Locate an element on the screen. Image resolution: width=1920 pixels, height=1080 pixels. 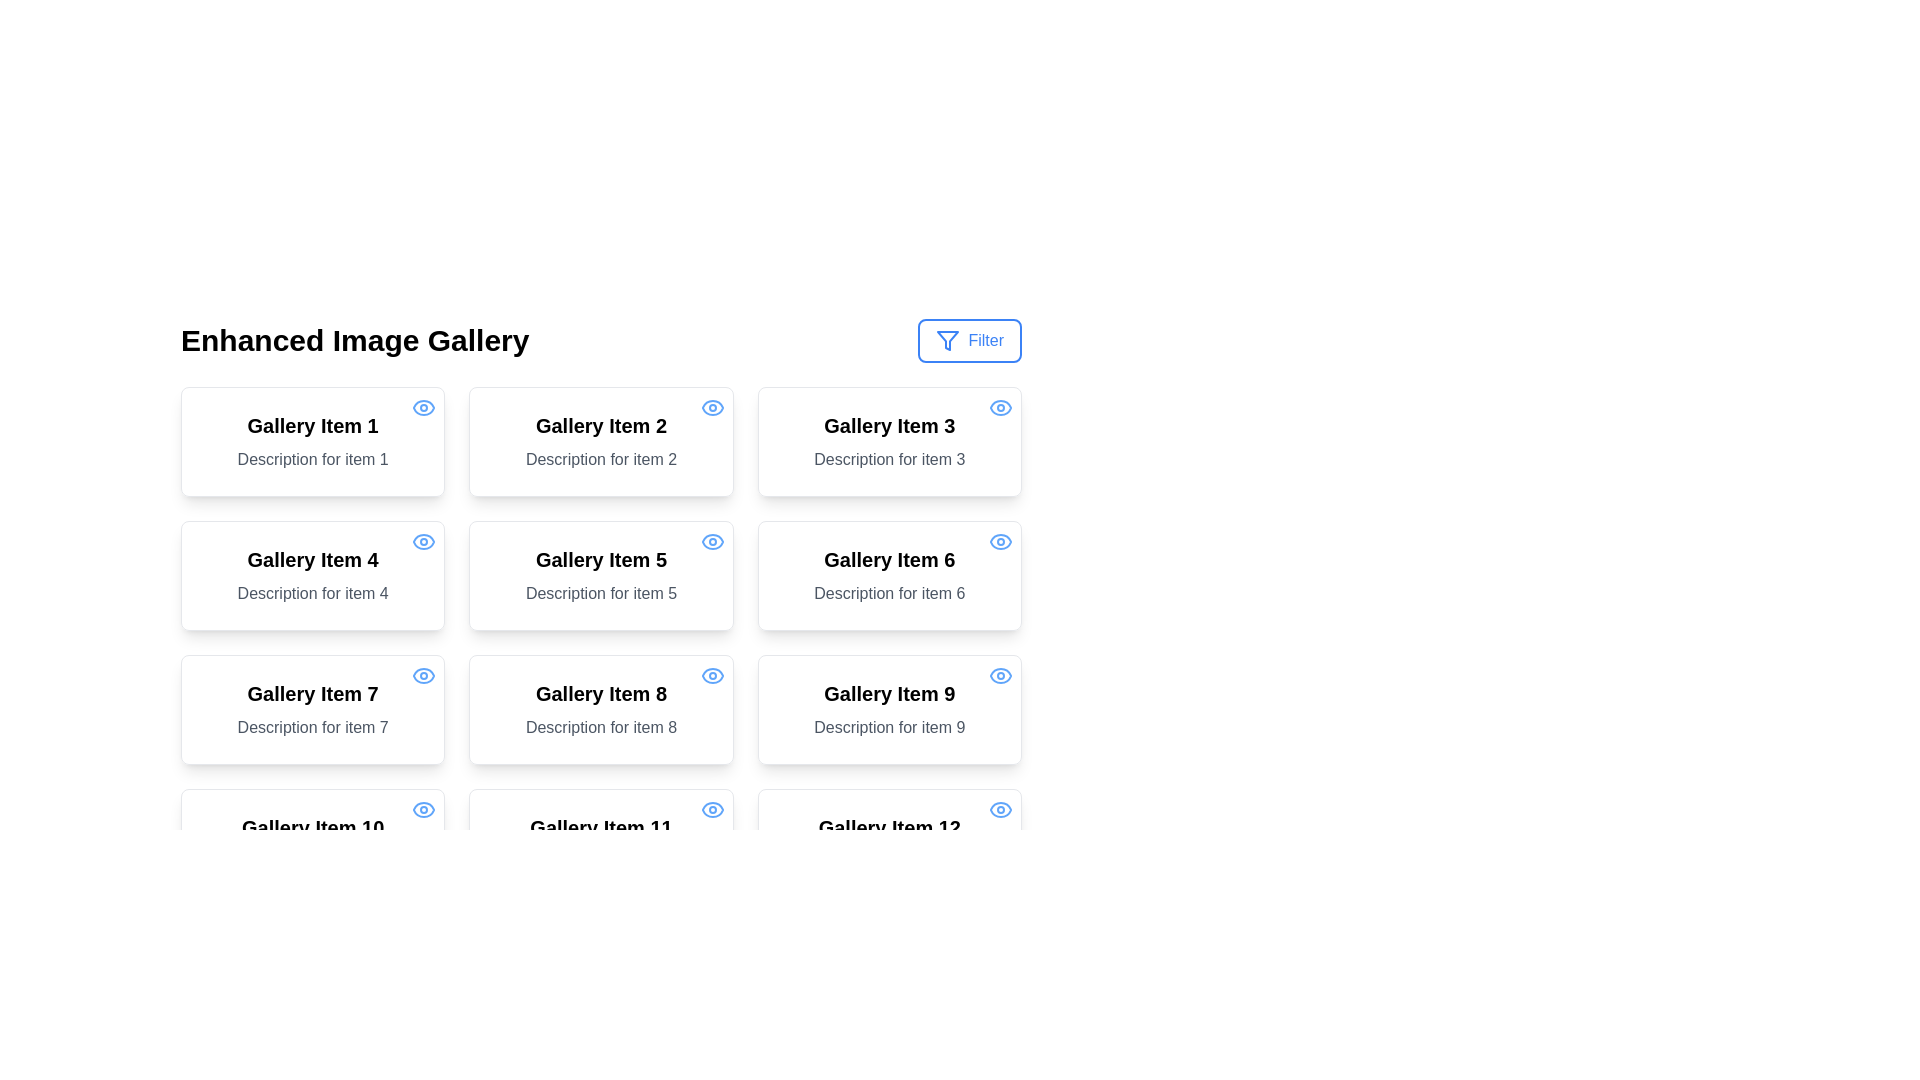
text content of the bold label displaying 'Gallery Item 7', located in the card layout in the third row and first column of the grid interface is located at coordinates (312, 693).